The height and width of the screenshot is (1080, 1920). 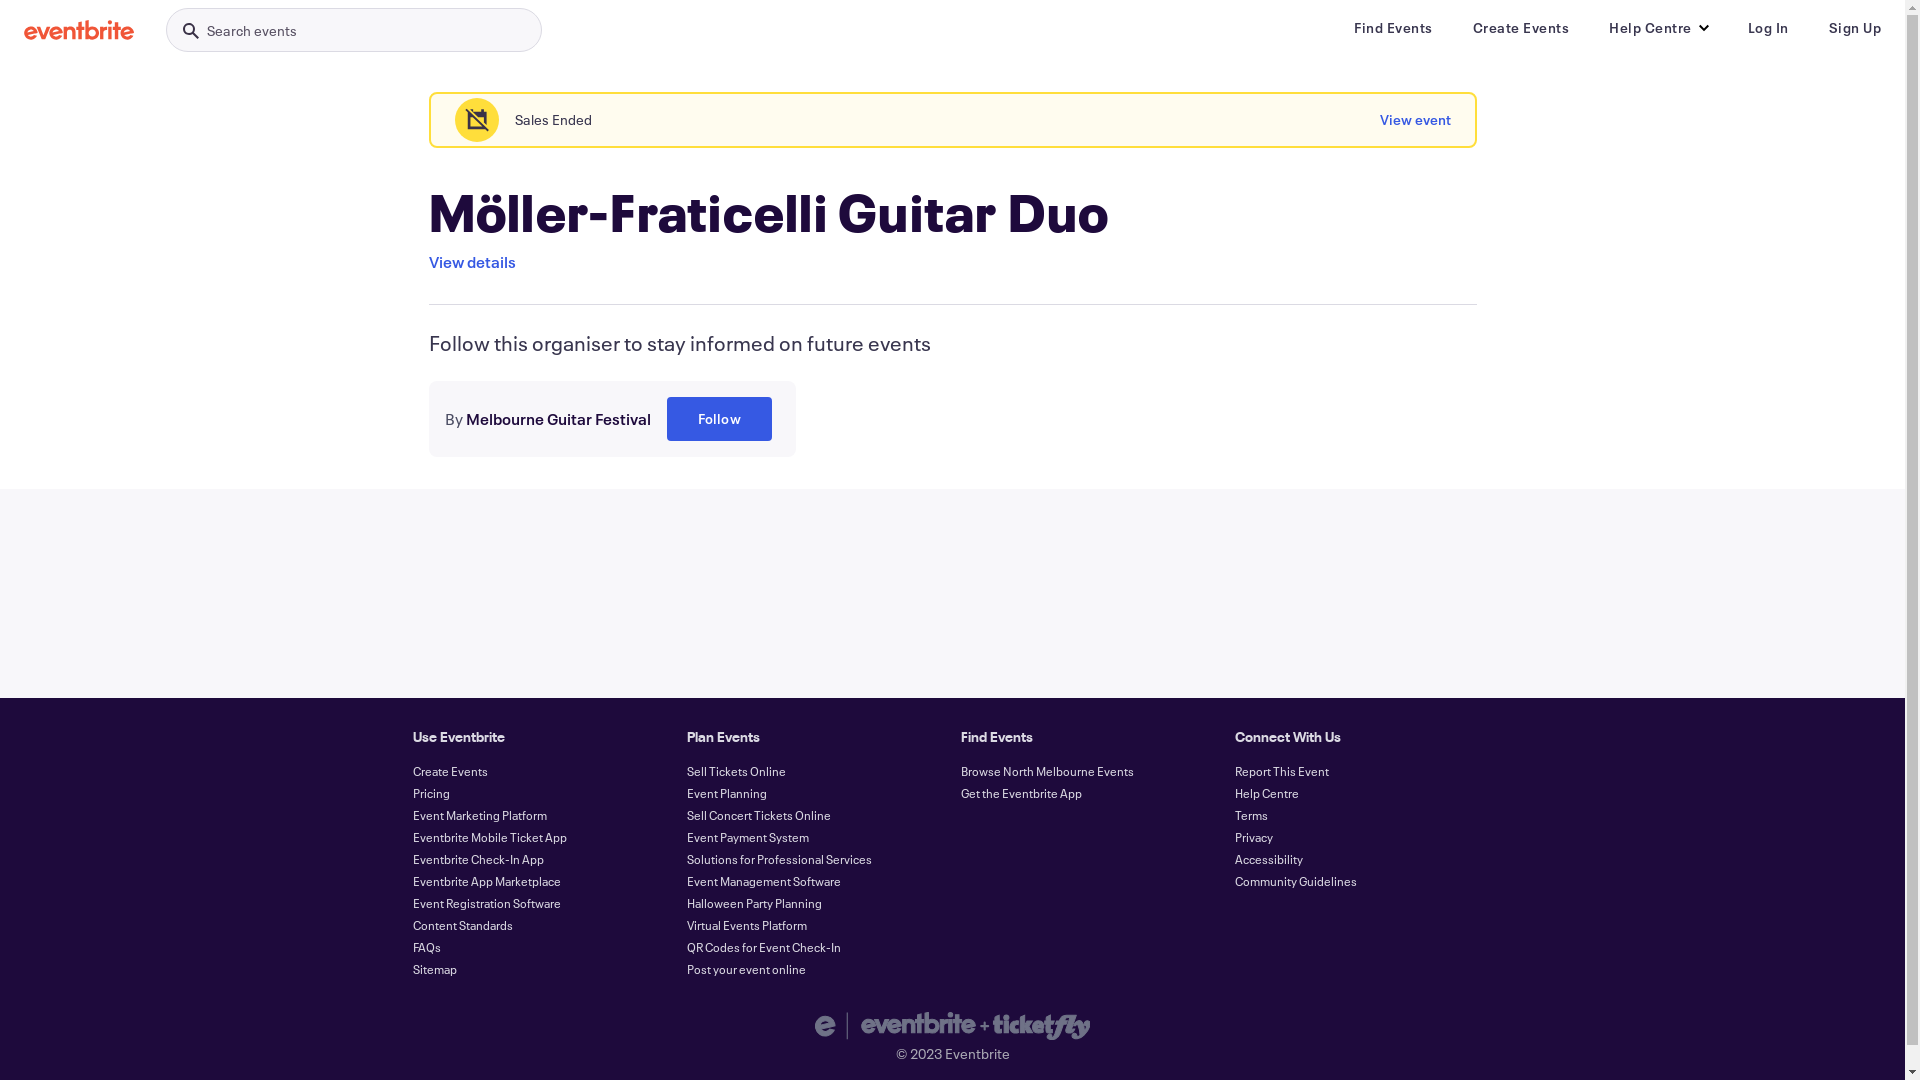 I want to click on 'View details', so click(x=470, y=261).